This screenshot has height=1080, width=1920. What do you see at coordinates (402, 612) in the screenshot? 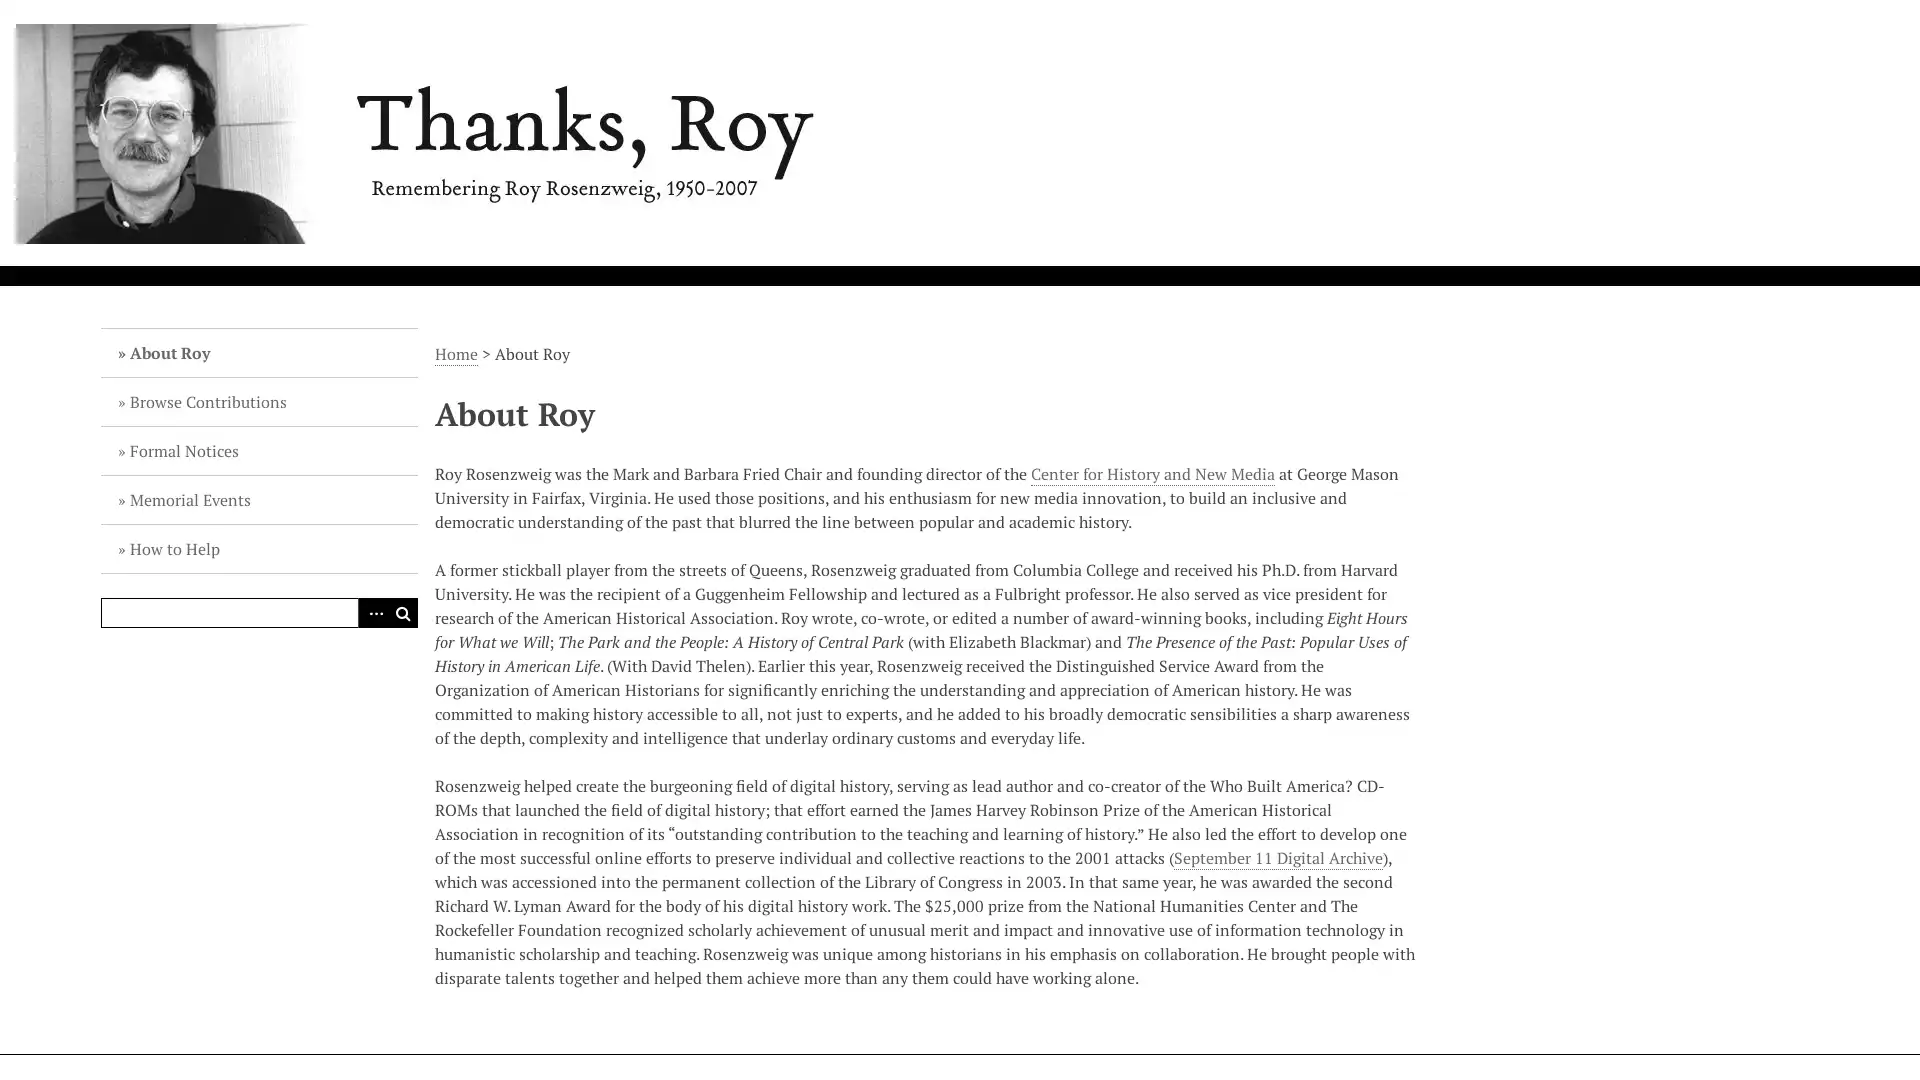
I see `Search` at bounding box center [402, 612].